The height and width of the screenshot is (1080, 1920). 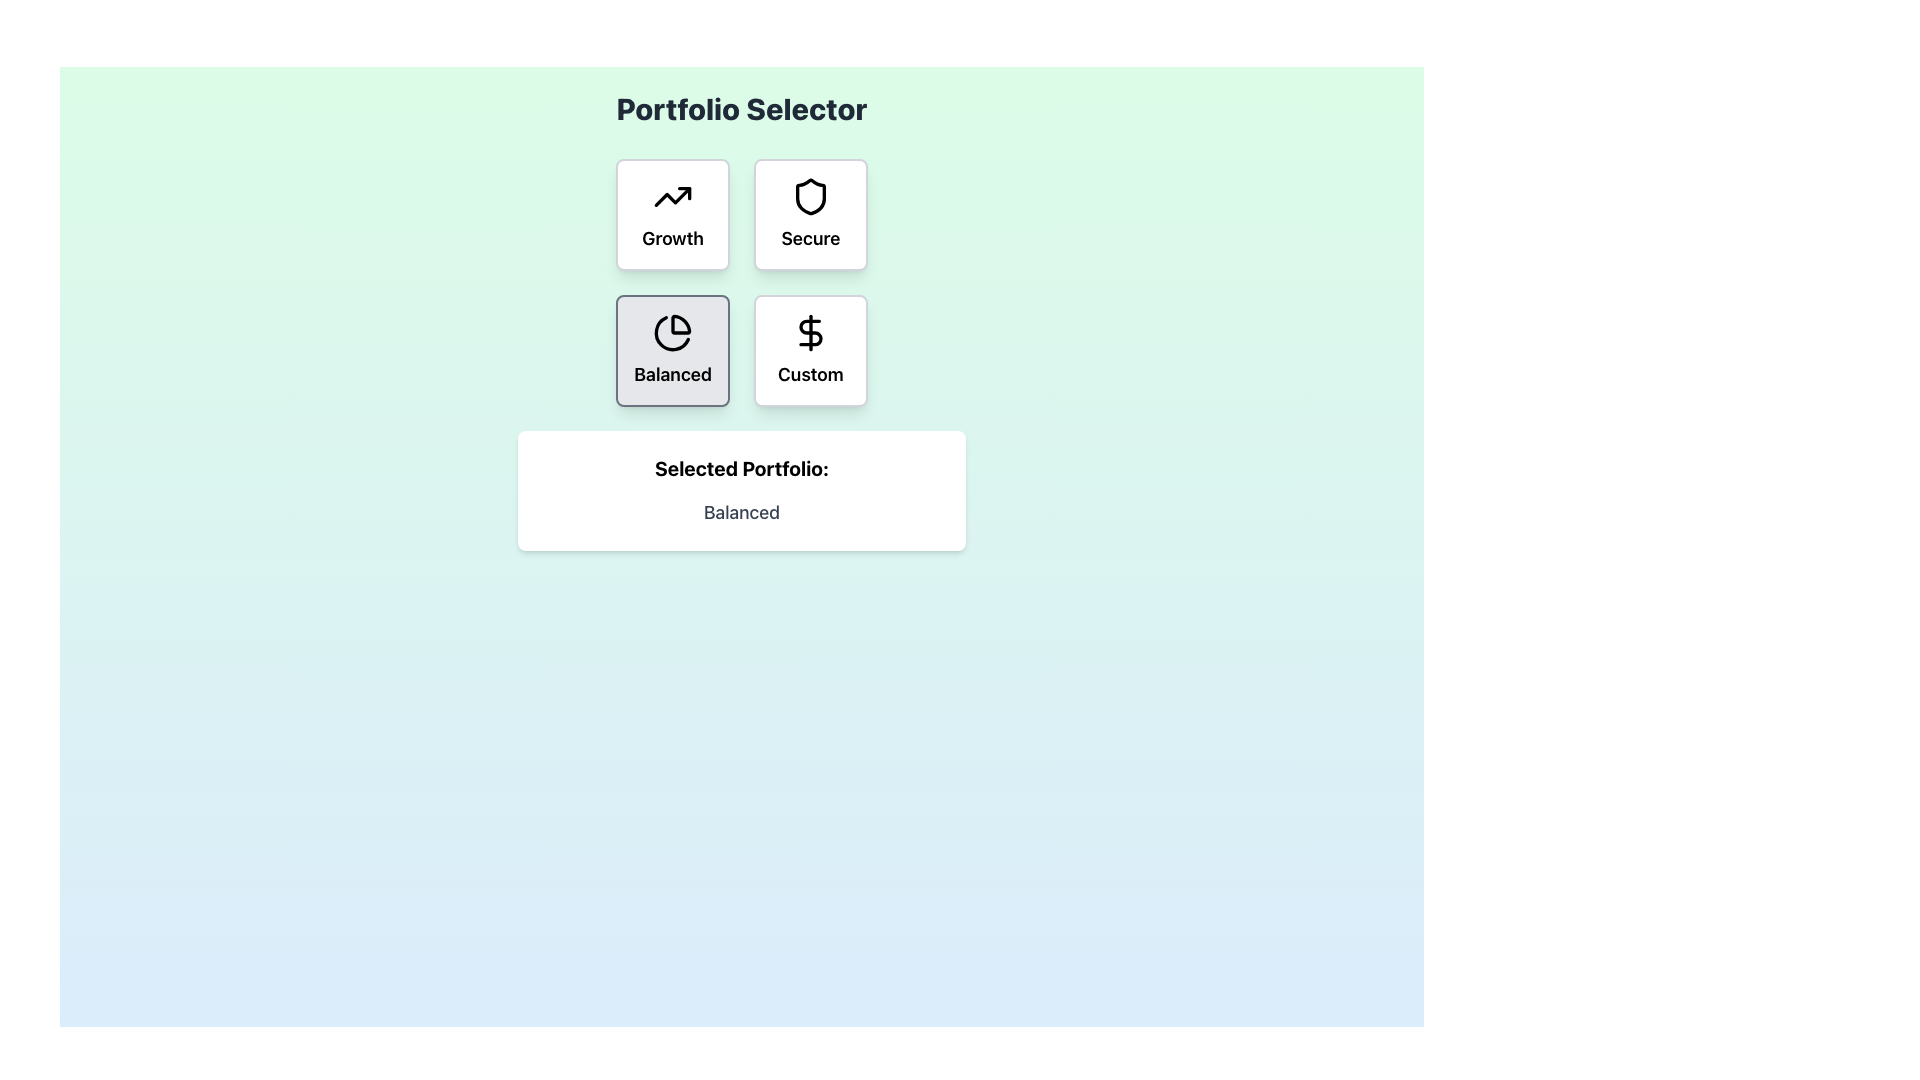 What do you see at coordinates (810, 196) in the screenshot?
I see `the shield icon with a bold black stroke located within the second square button in the top row of the grid layout below the 'Portfolio Selector' title` at bounding box center [810, 196].